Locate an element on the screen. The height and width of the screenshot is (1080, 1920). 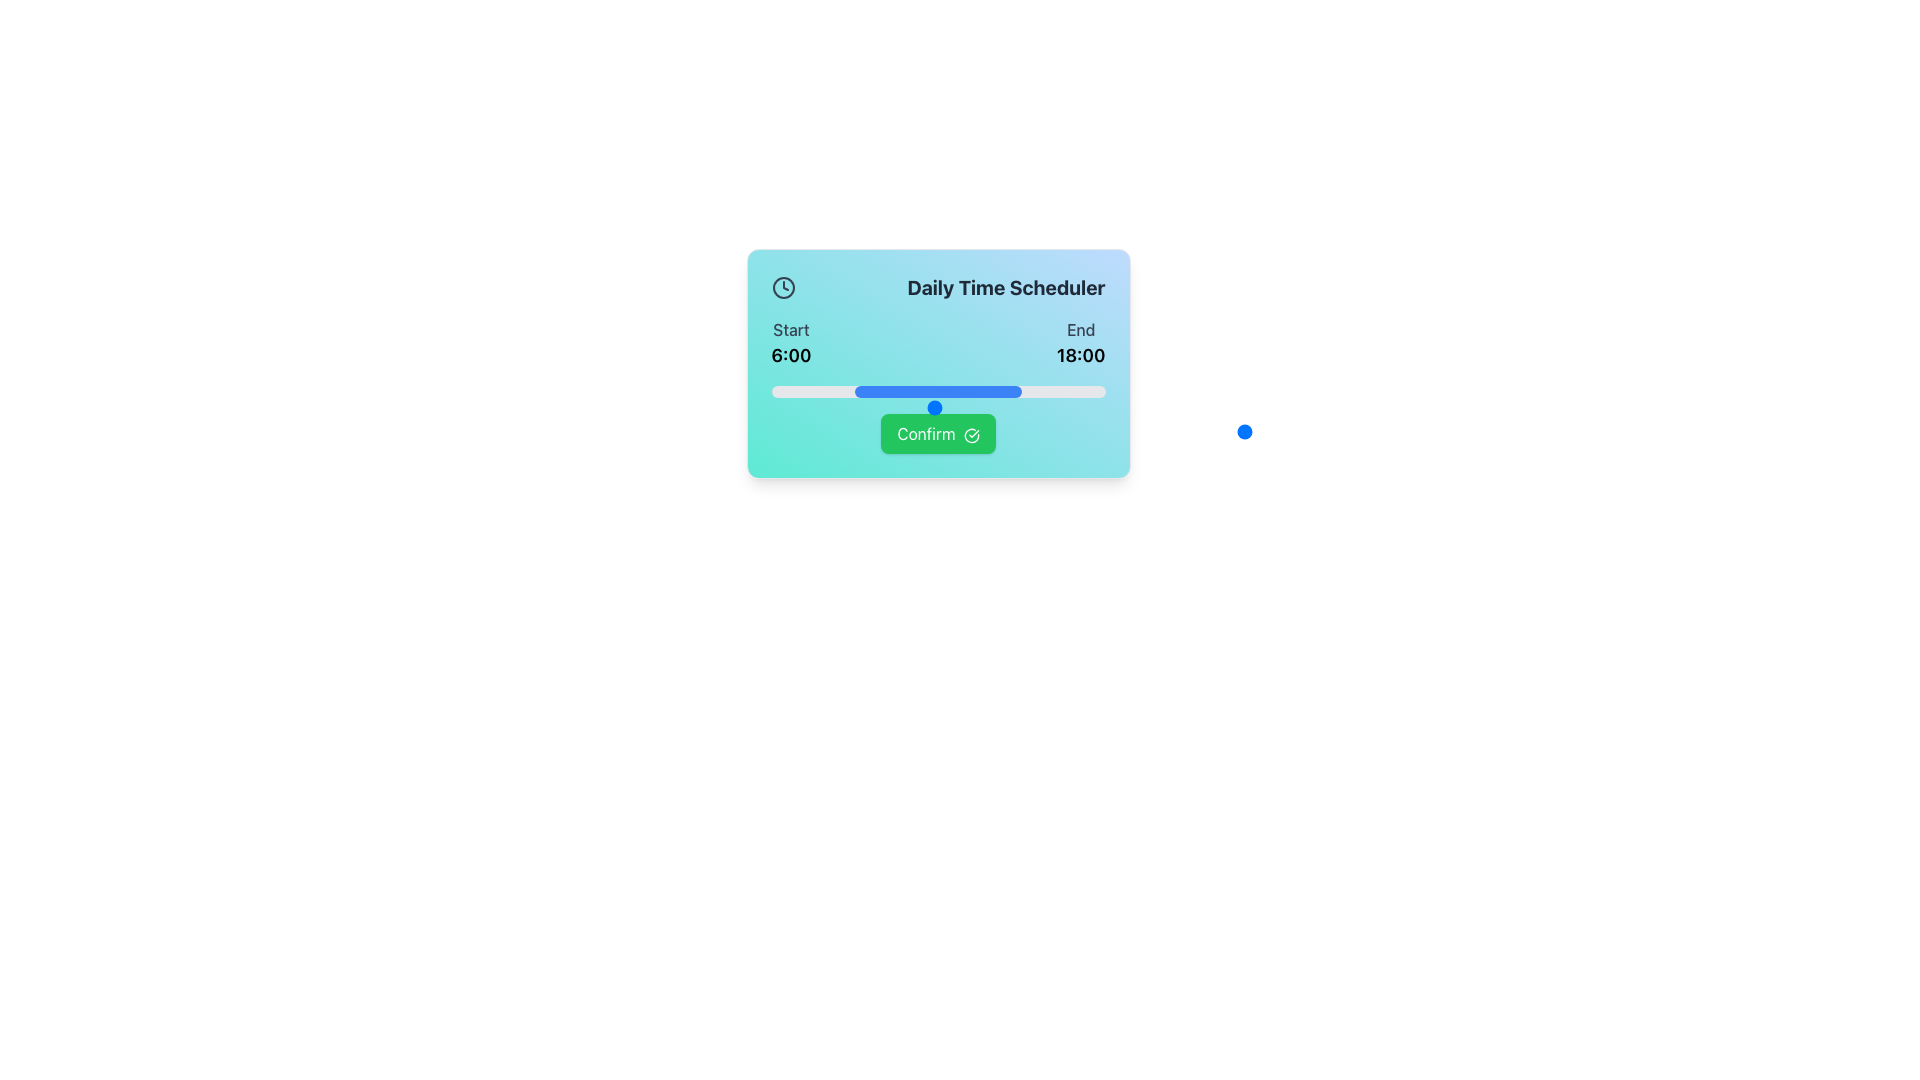
the time value is located at coordinates (1010, 407).